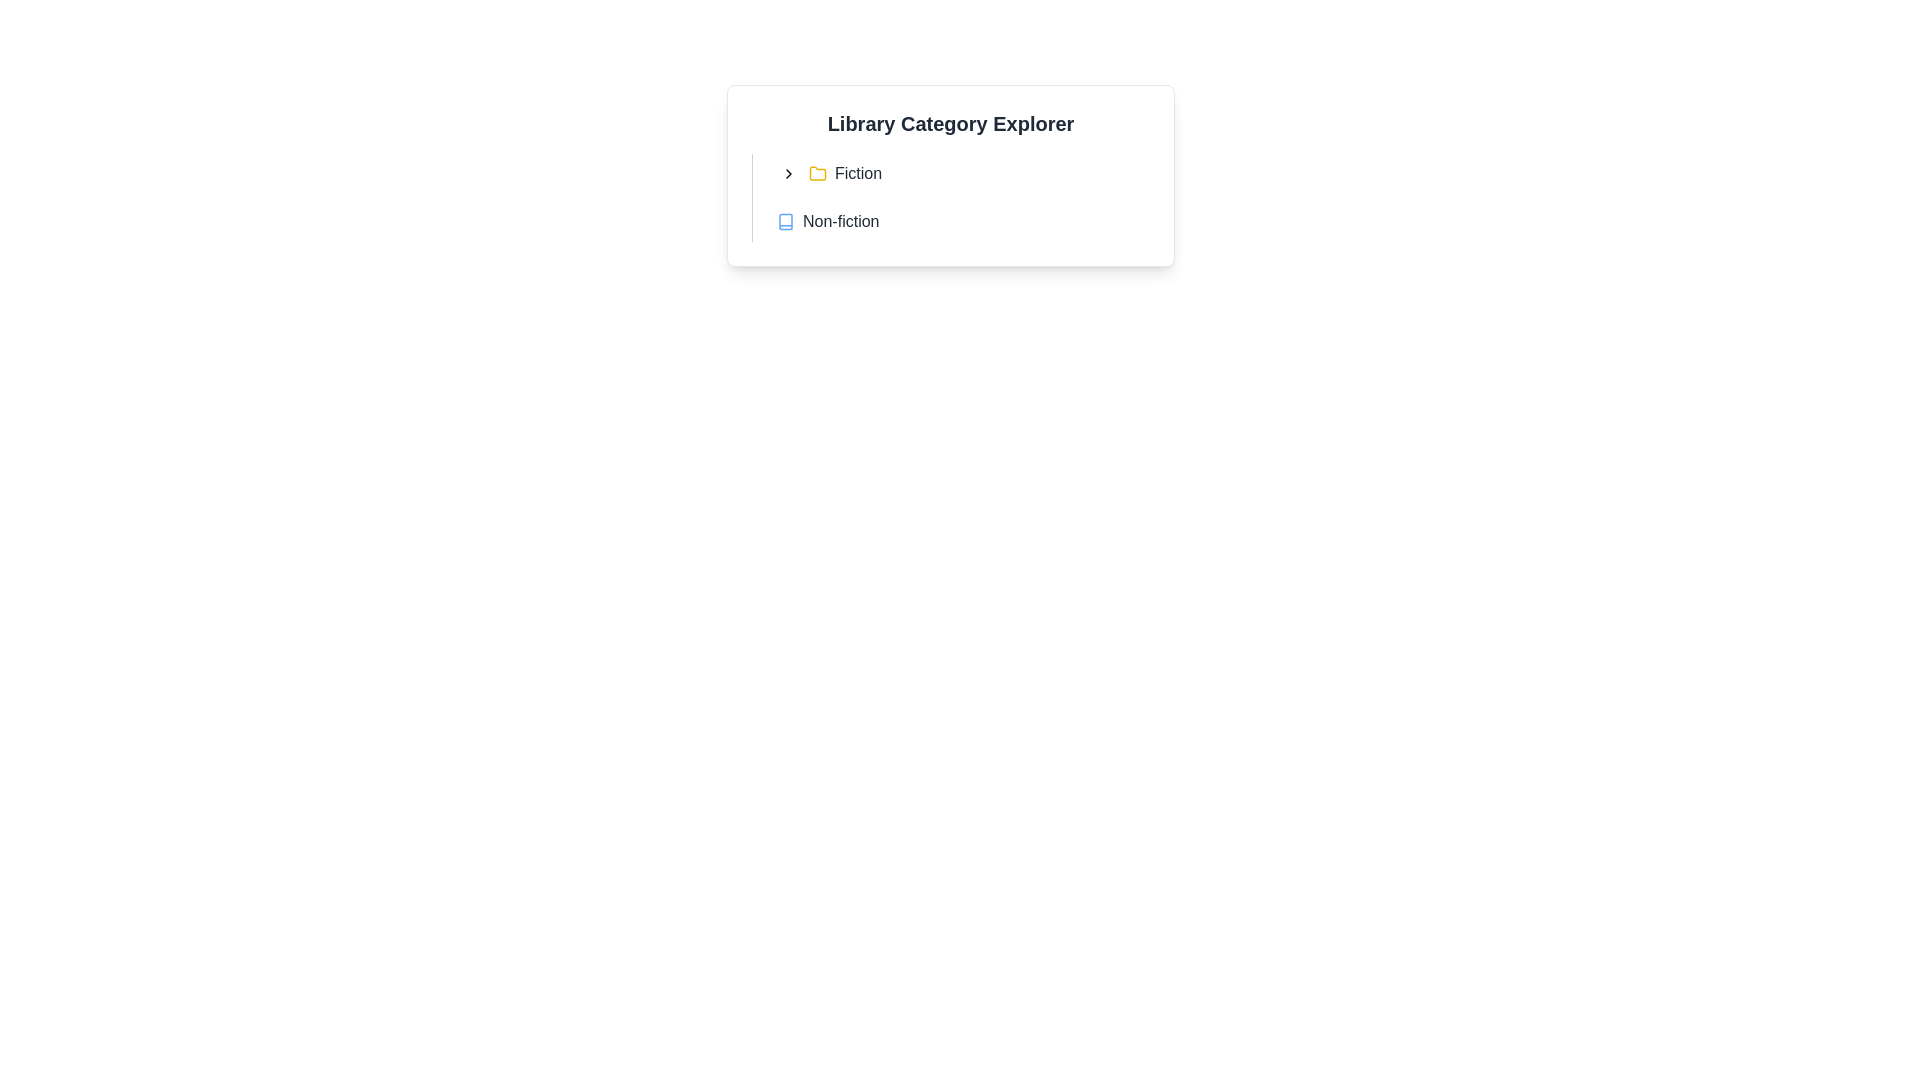 The width and height of the screenshot is (1920, 1080). I want to click on the open book icon with a blue tint located to the left of the 'Non-fiction' text label, so click(785, 222).